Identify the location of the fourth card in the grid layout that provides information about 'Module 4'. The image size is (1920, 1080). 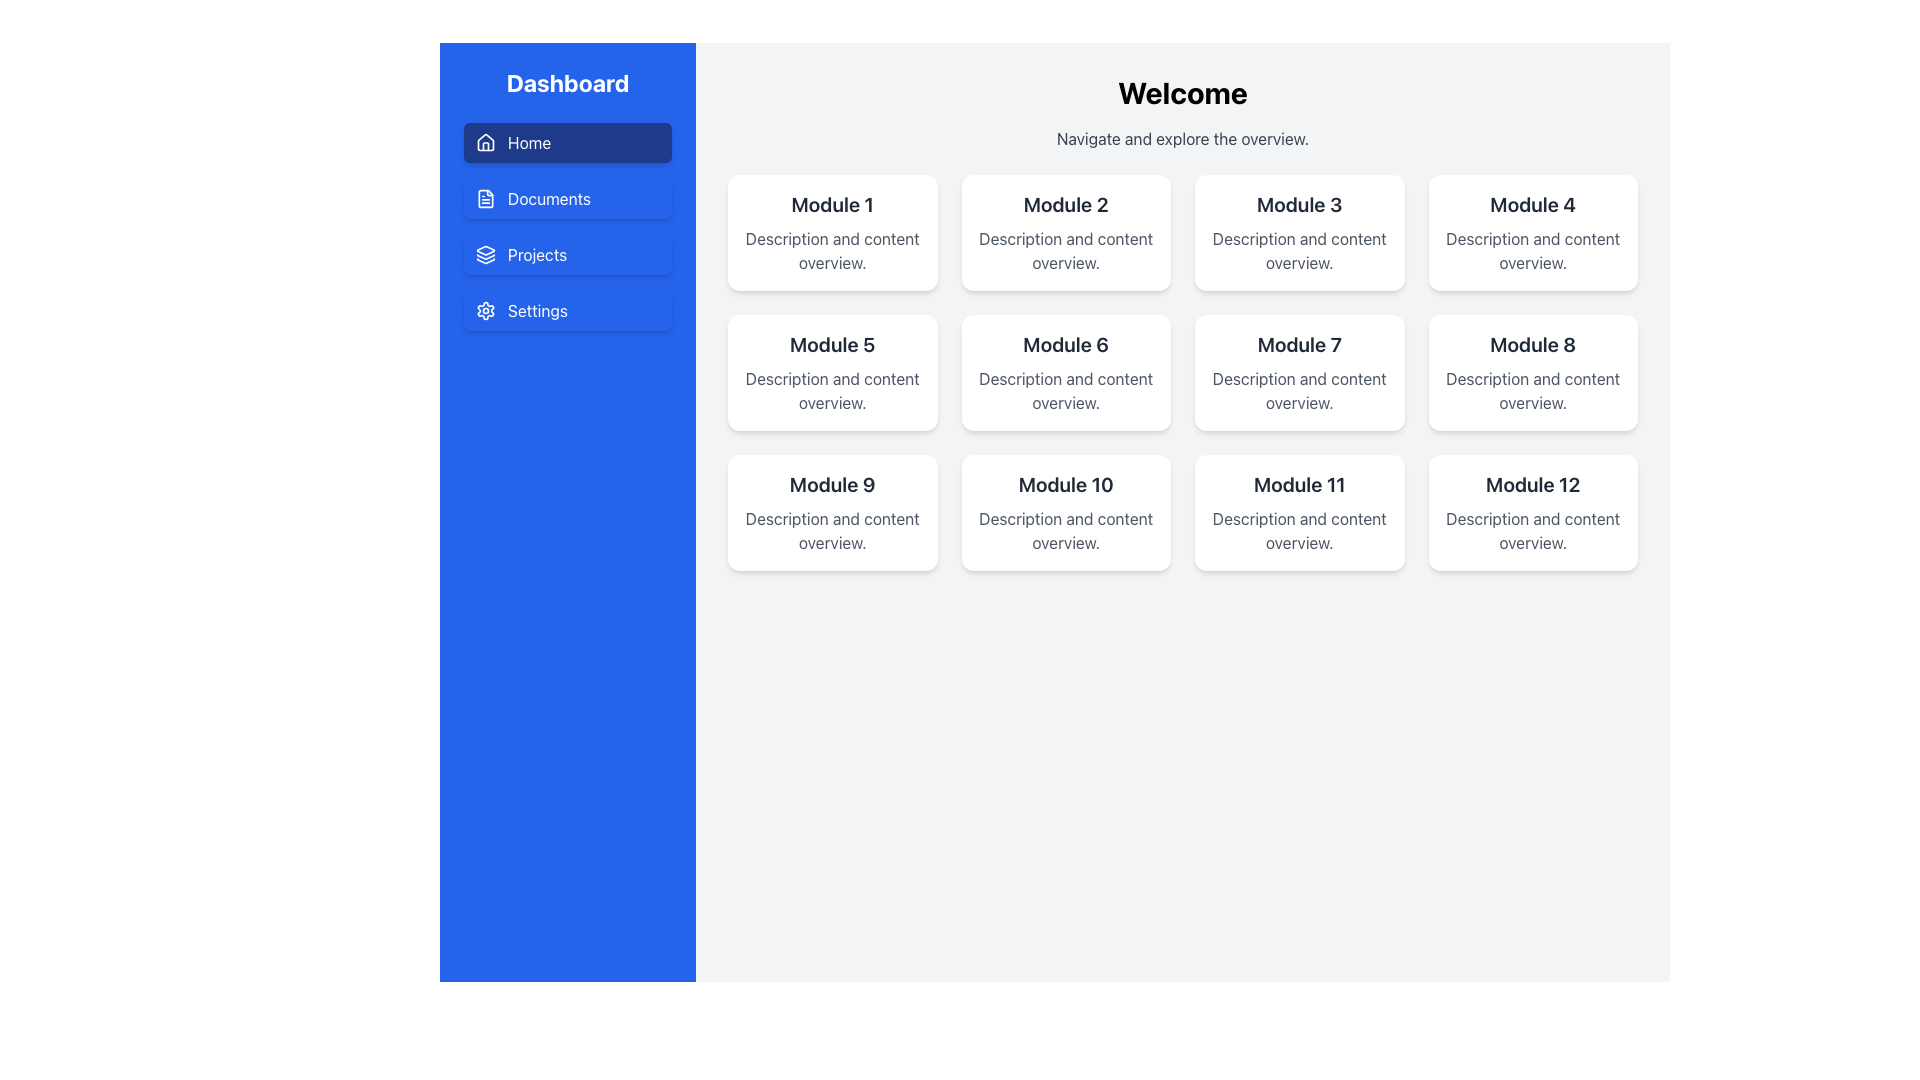
(1532, 231).